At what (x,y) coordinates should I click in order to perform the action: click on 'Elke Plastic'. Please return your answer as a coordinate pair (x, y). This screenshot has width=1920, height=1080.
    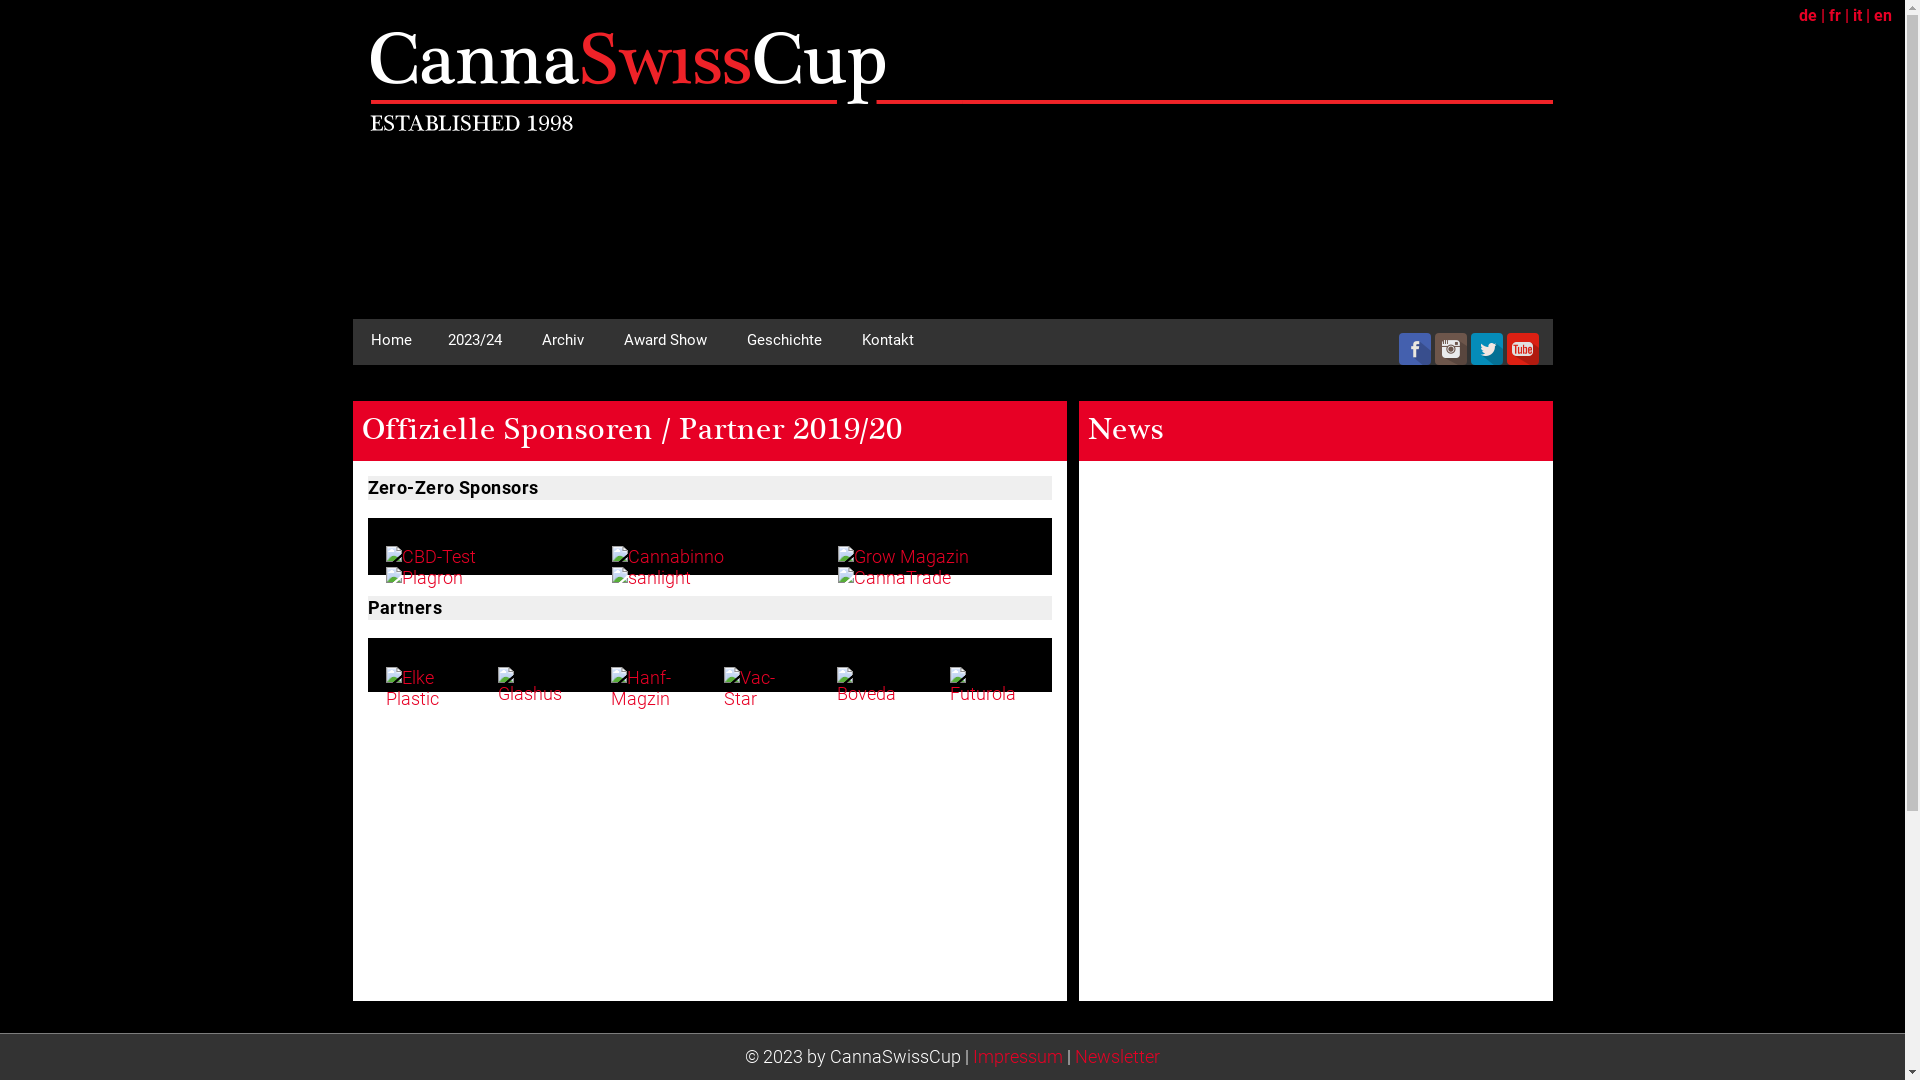
    Looking at the image, I should click on (421, 686).